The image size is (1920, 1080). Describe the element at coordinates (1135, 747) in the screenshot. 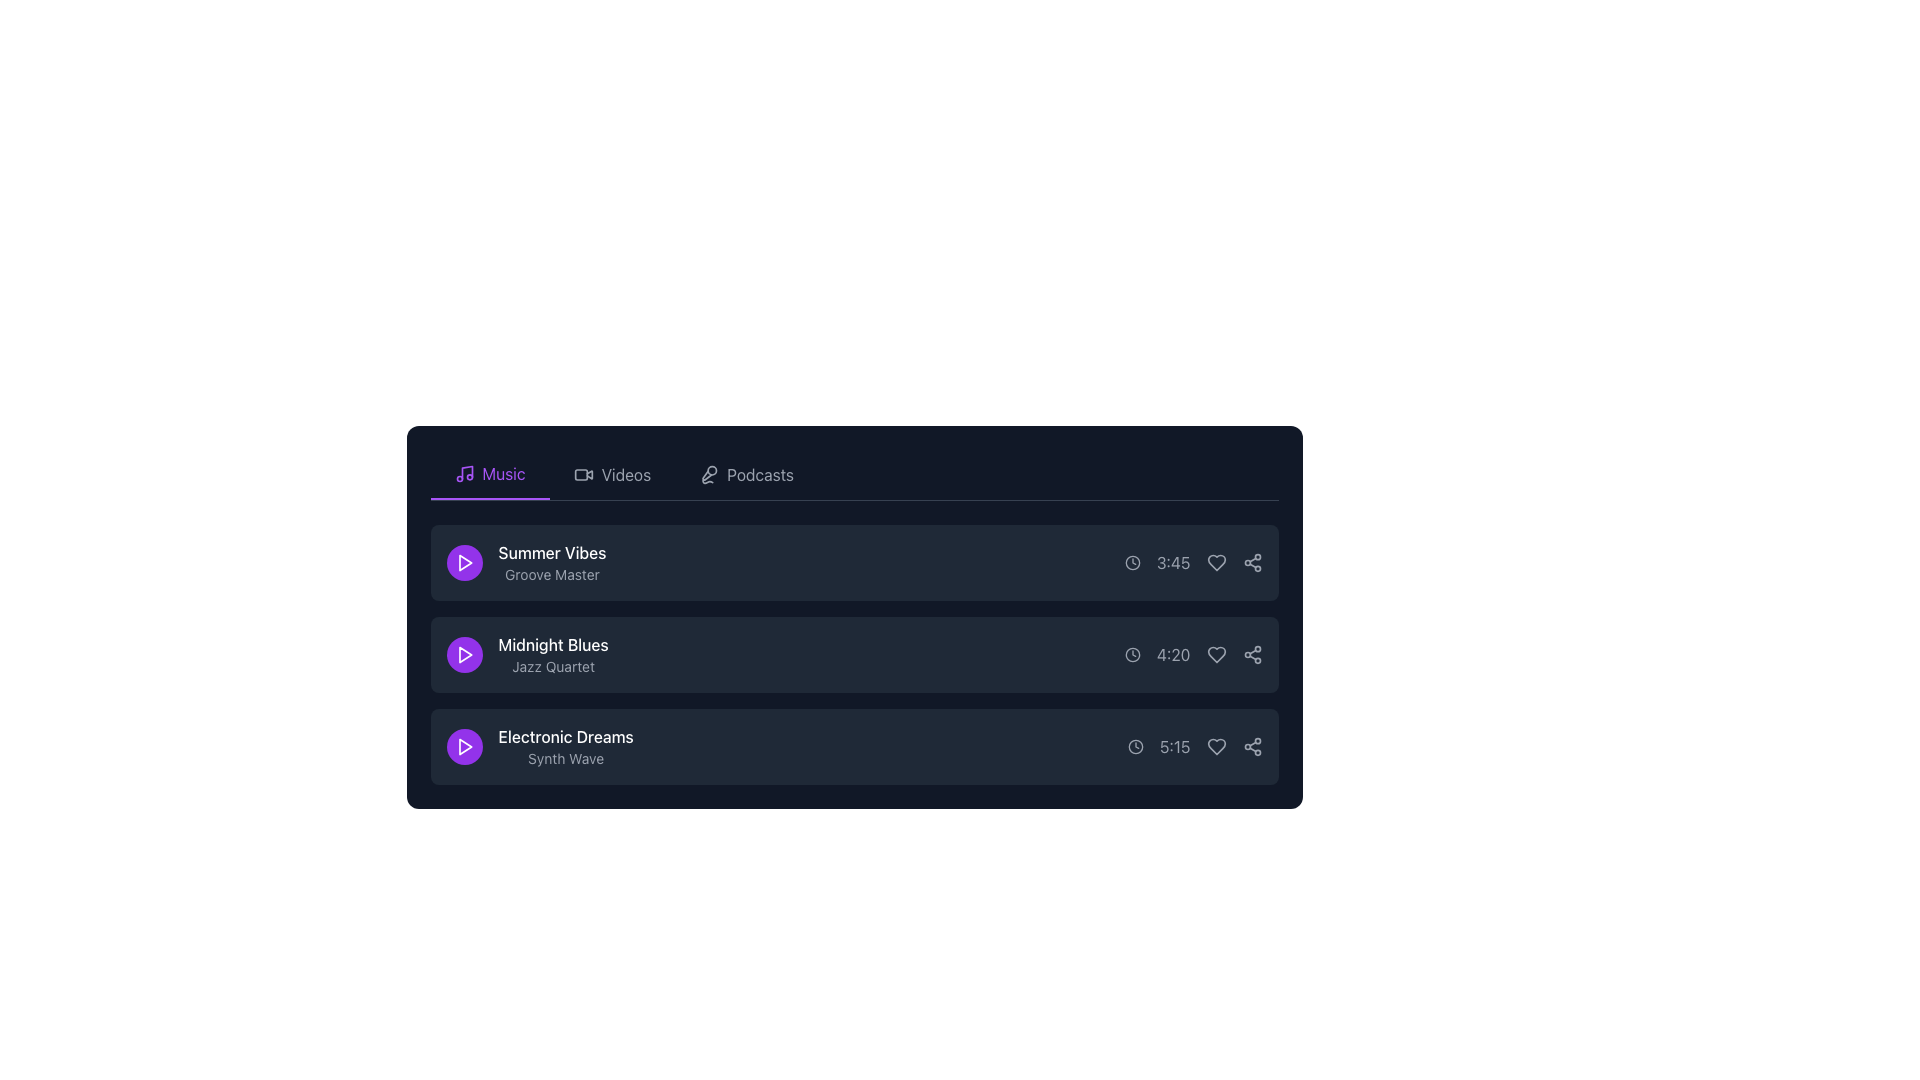

I see `the clock icon, which is a gray circular outline with clock hands, located in the bottommost box of three horizontally-aligned icons in the third row, preceding the time text '5:15'` at that location.